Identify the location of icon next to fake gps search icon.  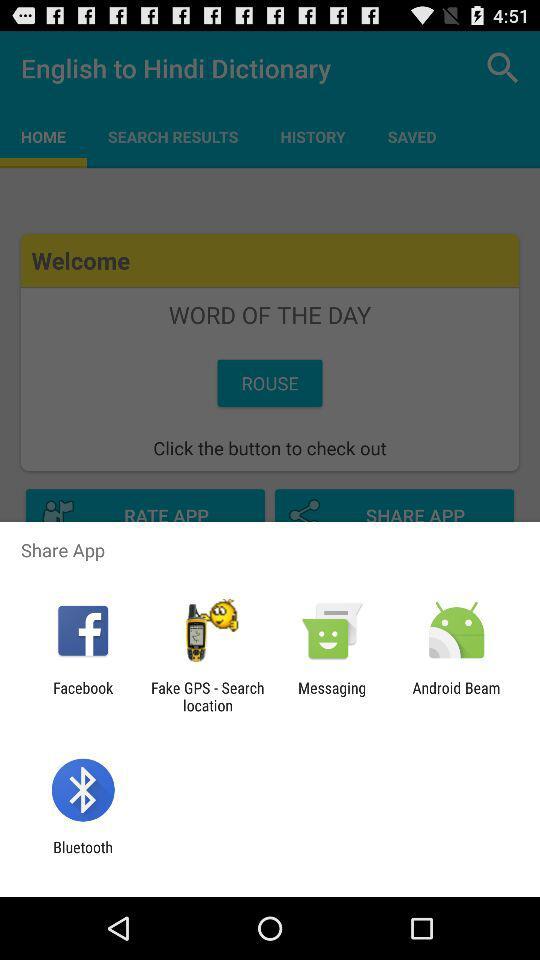
(332, 696).